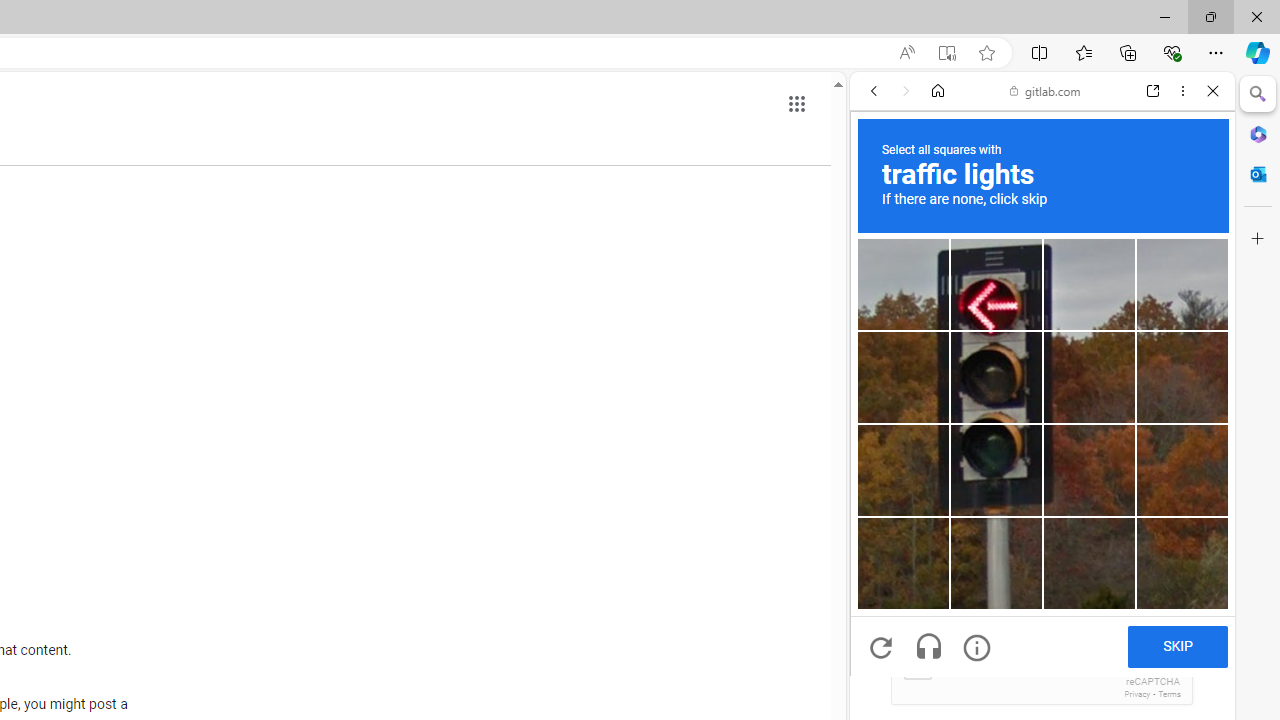 The width and height of the screenshot is (1280, 720). What do you see at coordinates (1257, 94) in the screenshot?
I see `'Close Search pane'` at bounding box center [1257, 94].